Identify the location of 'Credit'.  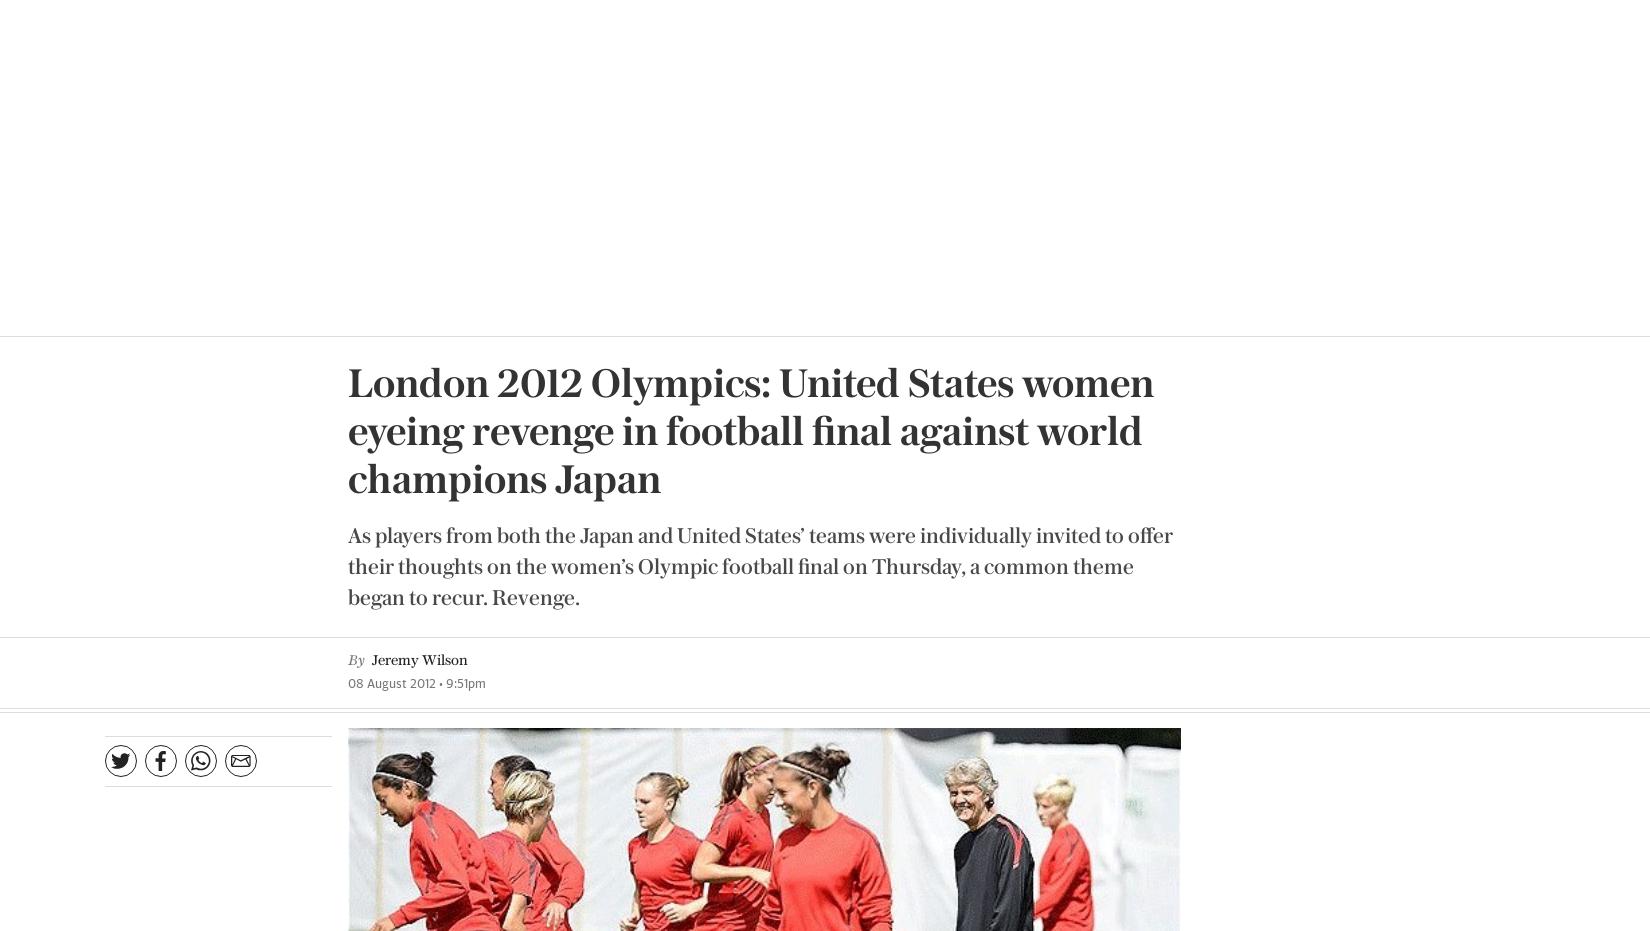
(942, 504).